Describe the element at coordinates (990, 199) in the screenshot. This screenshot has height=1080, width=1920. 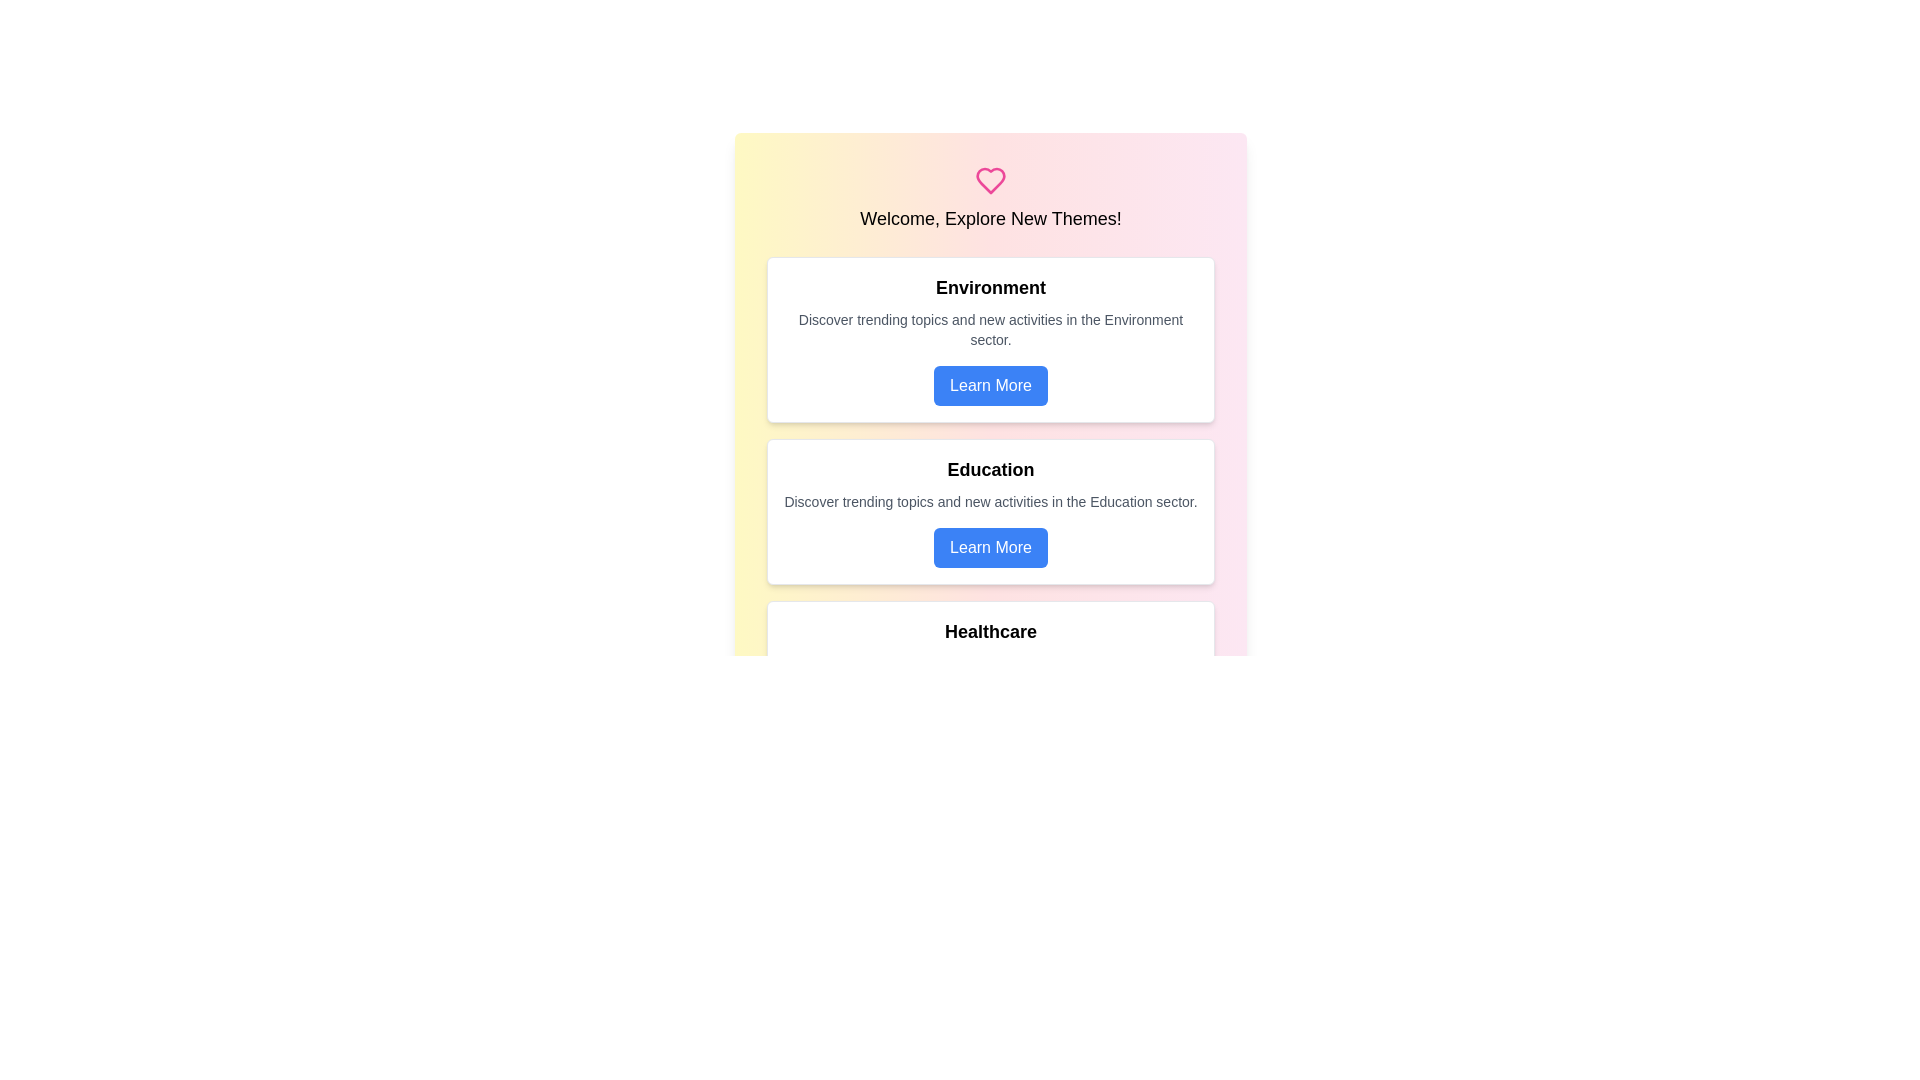
I see `the decorative heart icon in the welcoming header, which is the topmost centered component above the section summaries` at that location.